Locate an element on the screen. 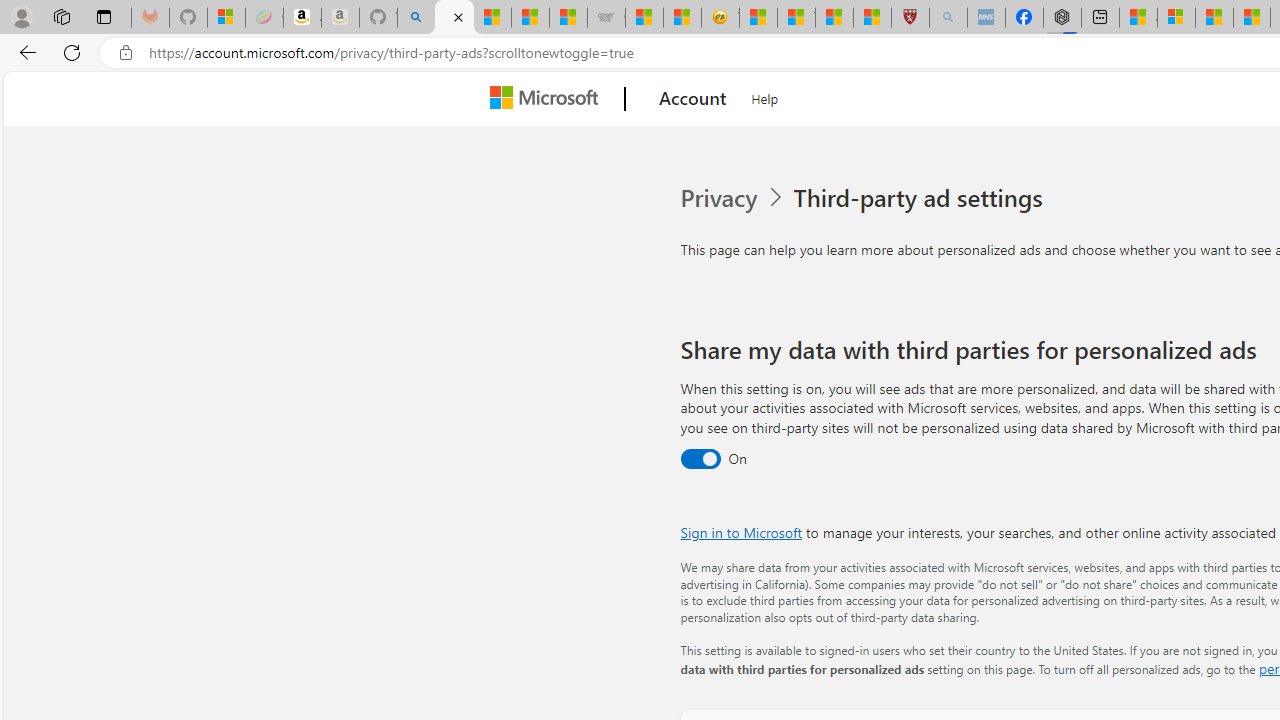 The width and height of the screenshot is (1280, 720). 'Combat Siege' is located at coordinates (605, 17).